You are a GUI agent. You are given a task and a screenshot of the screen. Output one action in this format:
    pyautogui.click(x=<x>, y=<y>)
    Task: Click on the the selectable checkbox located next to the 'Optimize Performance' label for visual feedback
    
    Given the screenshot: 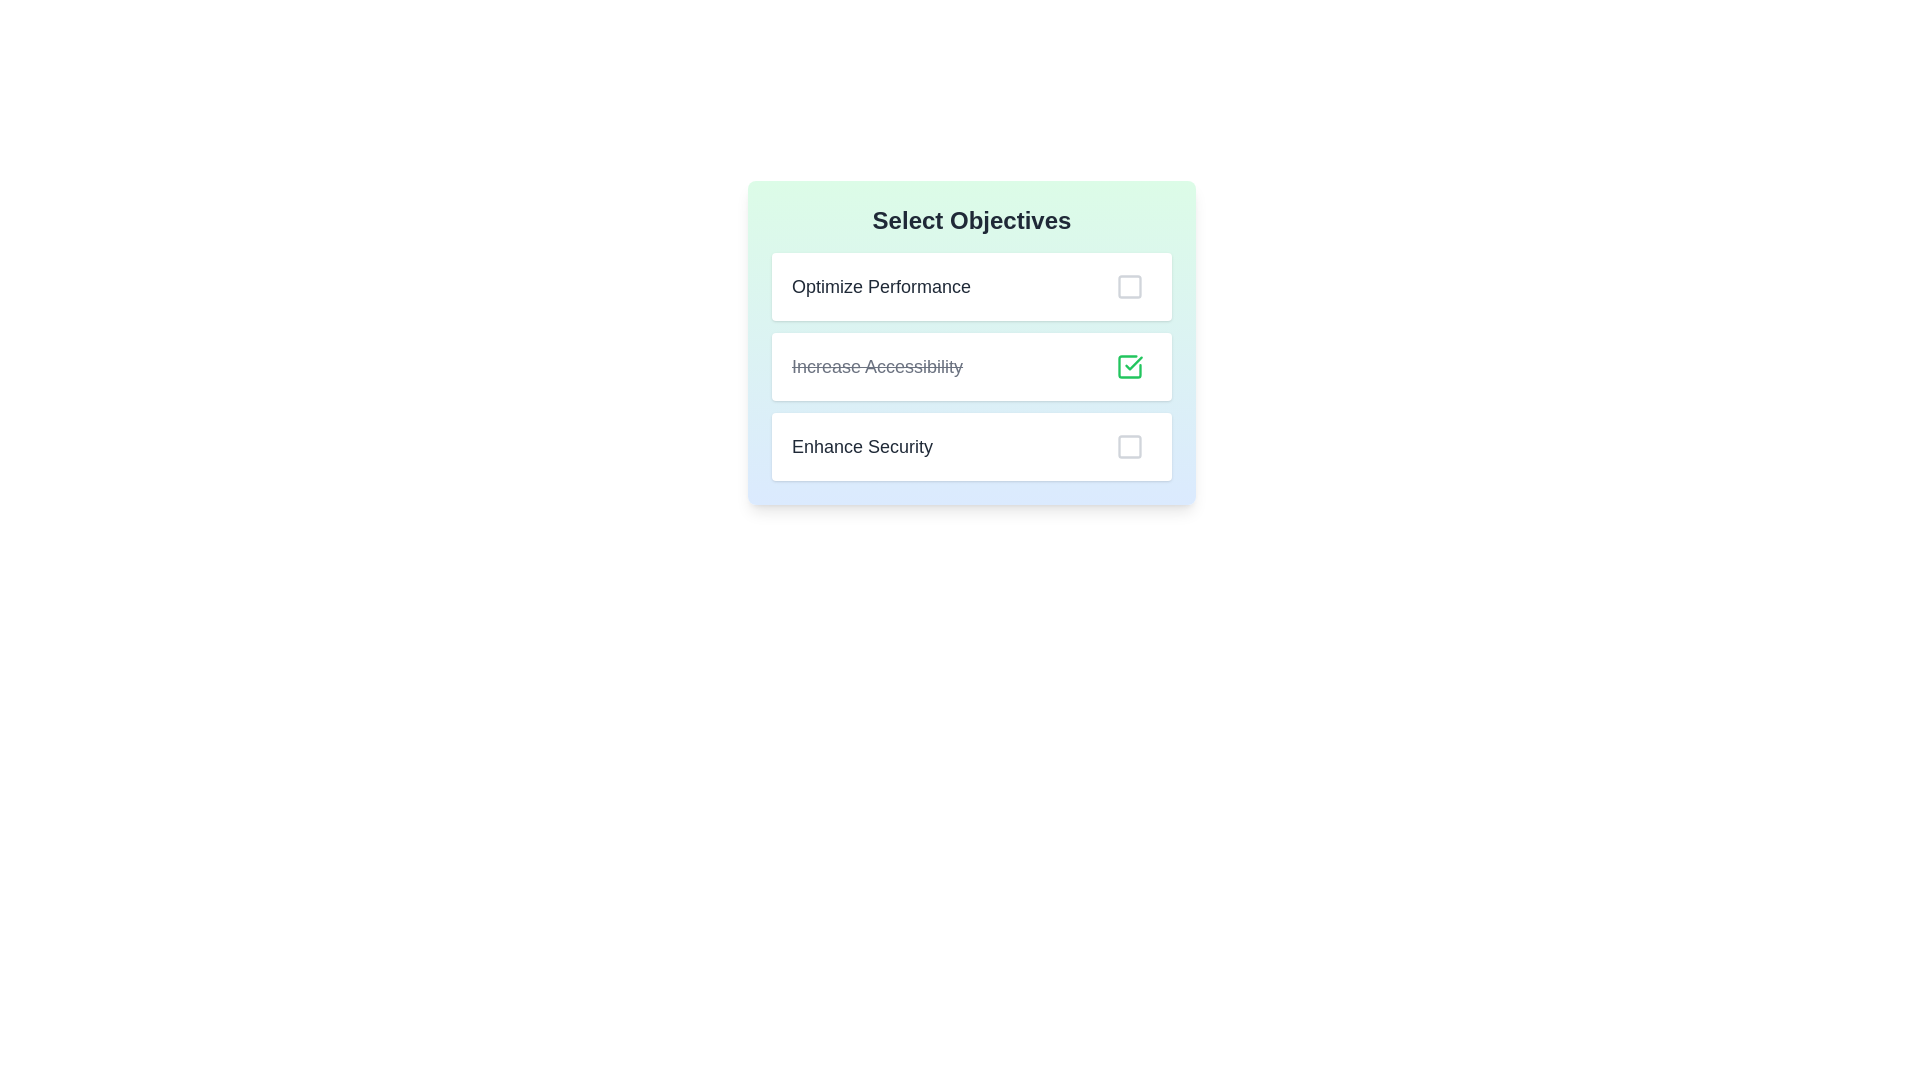 What is the action you would take?
    pyautogui.click(x=1129, y=286)
    